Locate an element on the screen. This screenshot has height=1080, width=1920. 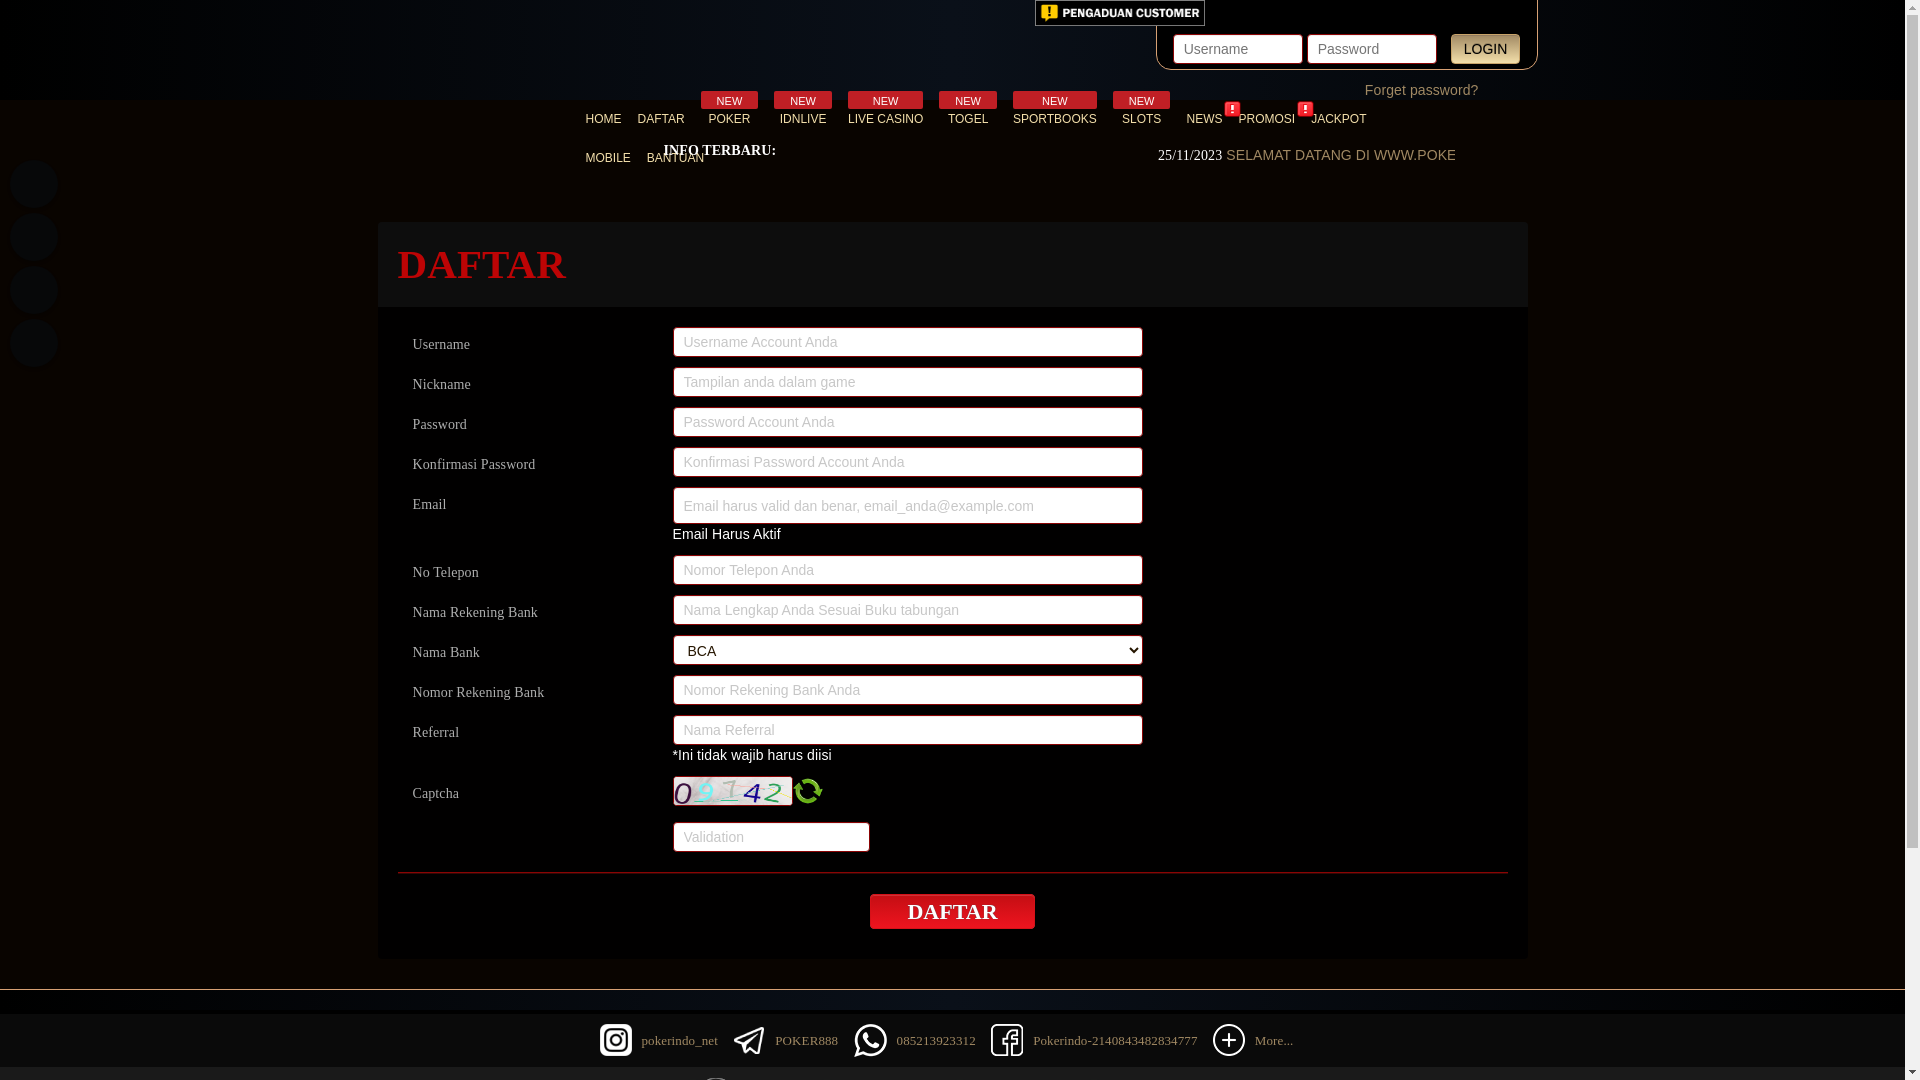
'LOGIN' is located at coordinates (1486, 48).